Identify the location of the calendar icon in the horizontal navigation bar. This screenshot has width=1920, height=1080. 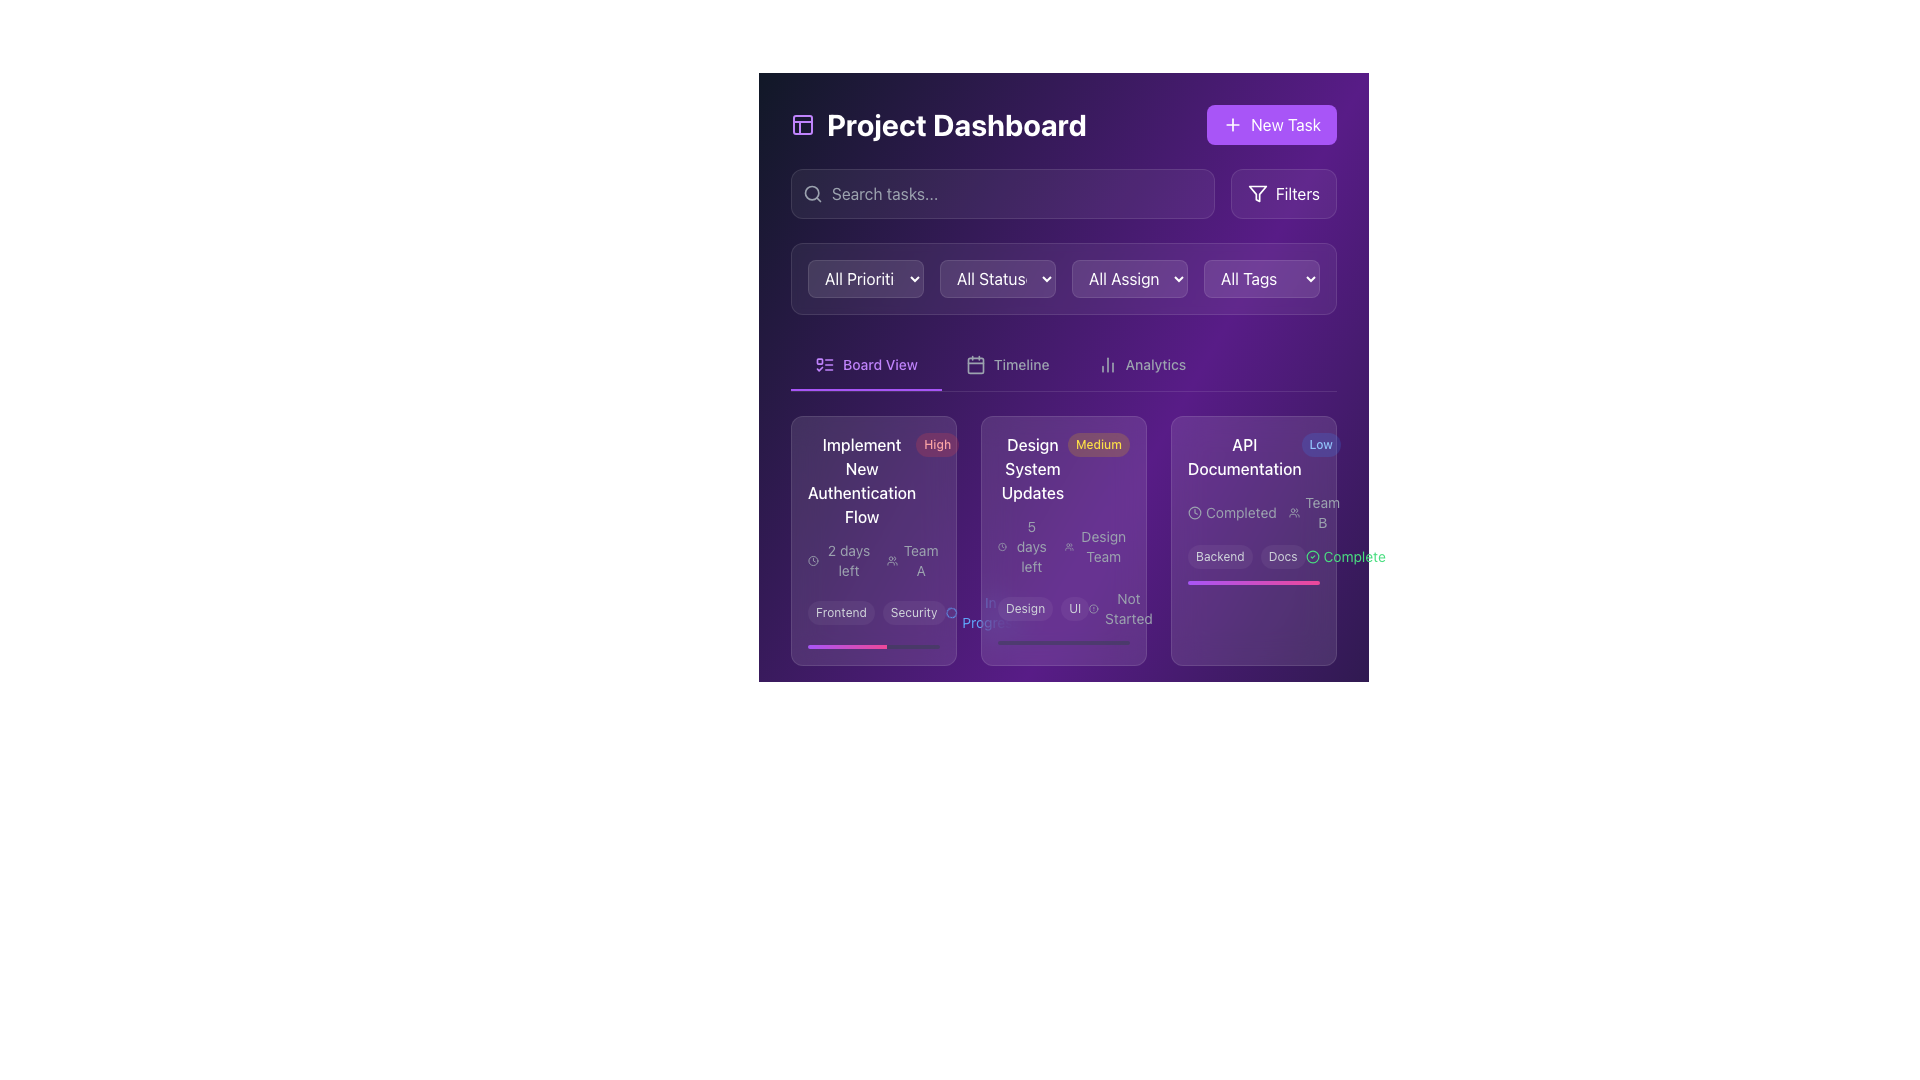
(975, 365).